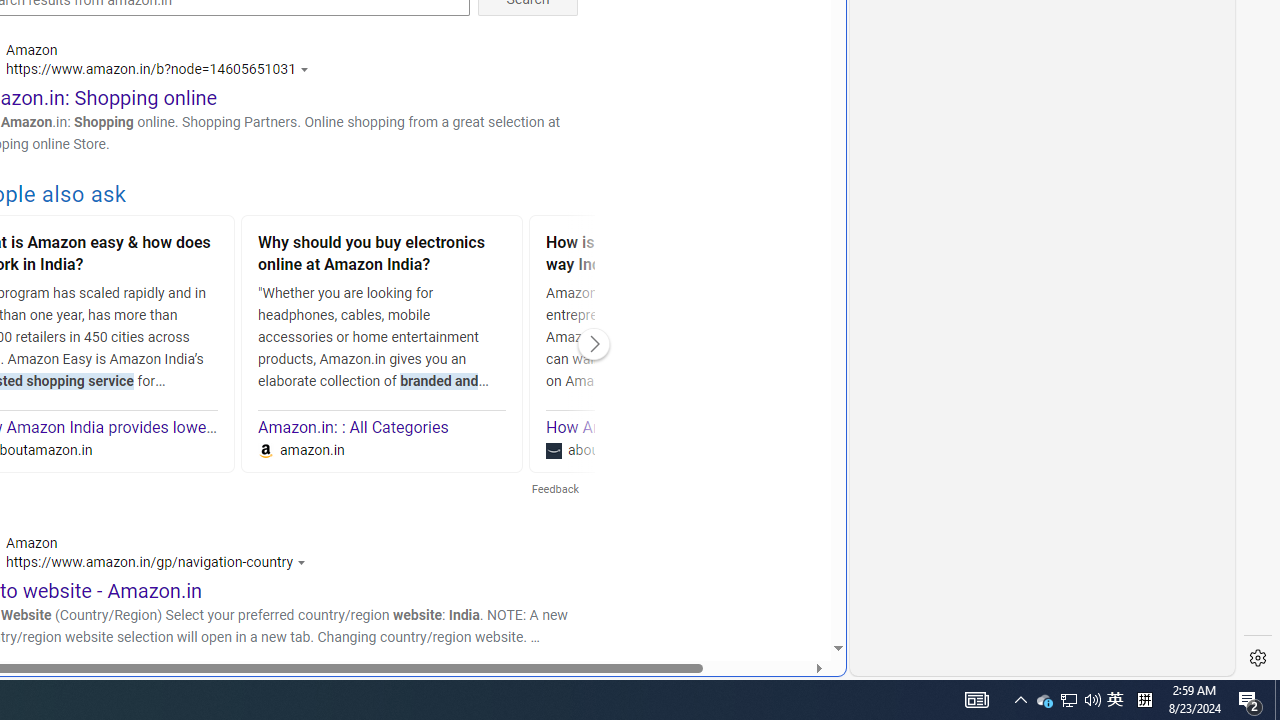 This screenshot has height=720, width=1280. Describe the element at coordinates (353, 427) in the screenshot. I see `'Amazon.in: : All Categories'` at that location.